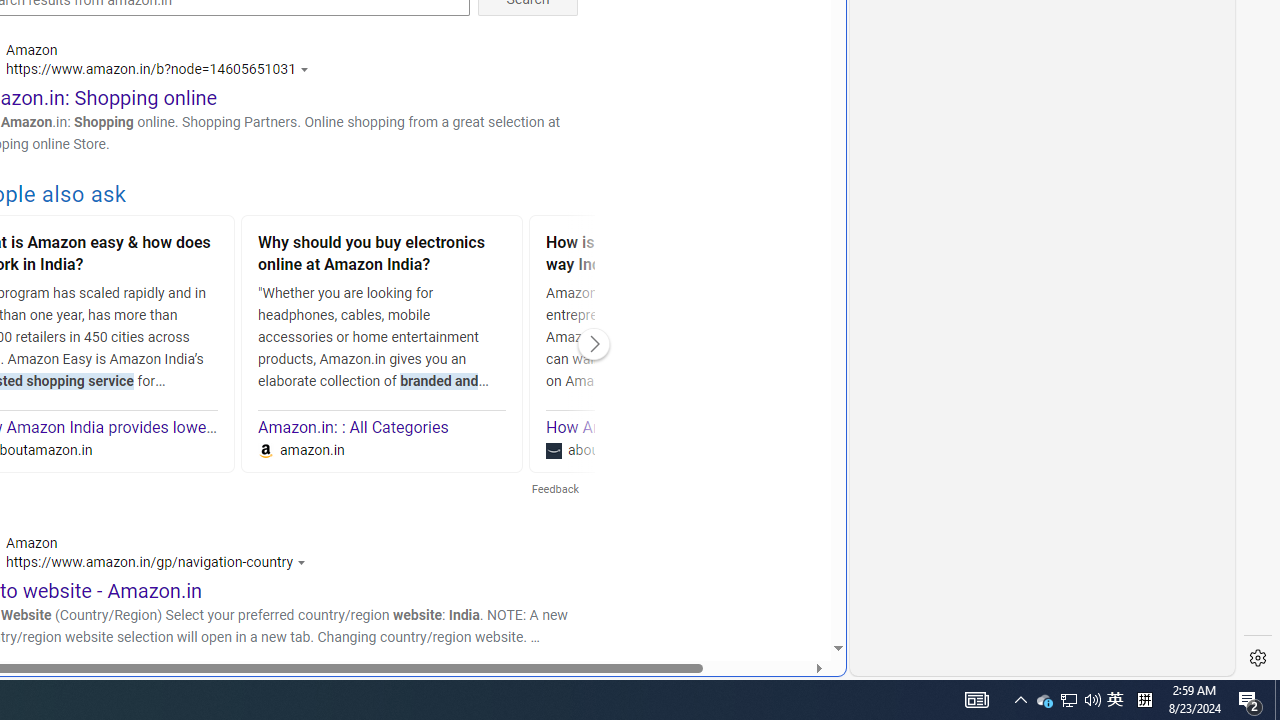 This screenshot has height=720, width=1280. Describe the element at coordinates (353, 427) in the screenshot. I see `'Amazon.in: : All Categories'` at that location.